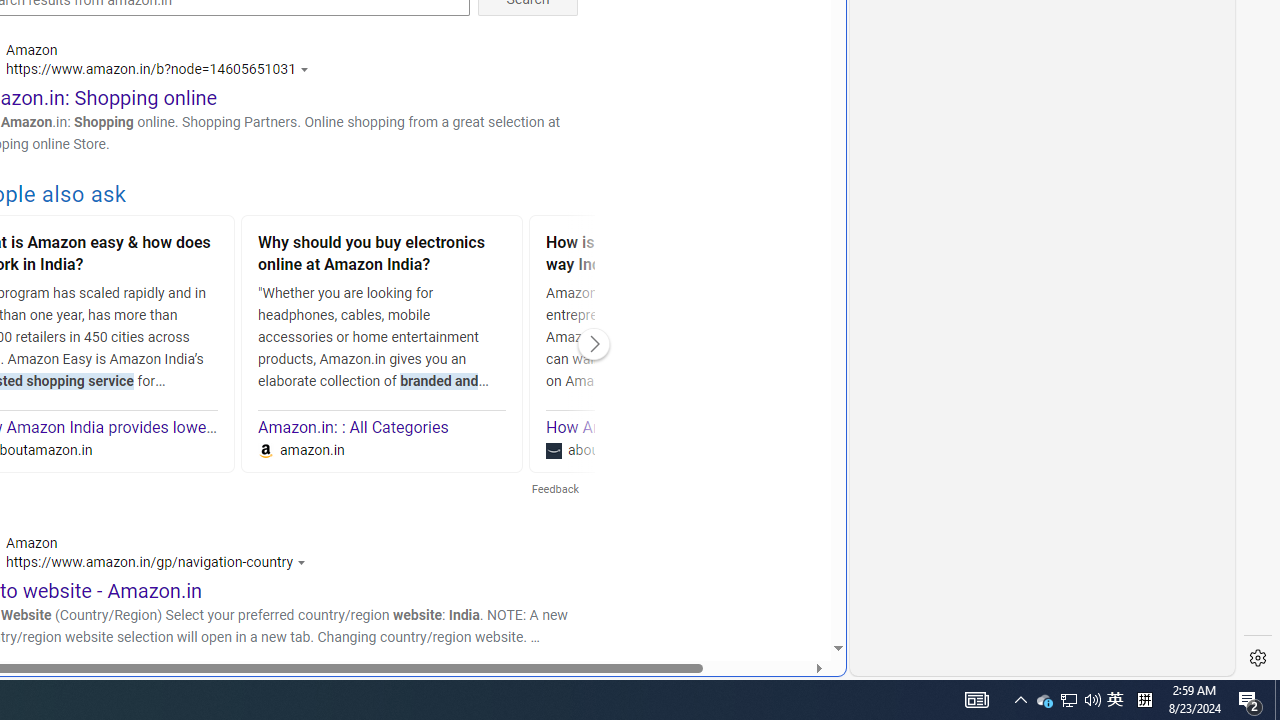 This screenshot has height=720, width=1280. Describe the element at coordinates (353, 427) in the screenshot. I see `'Amazon.in: : All Categories'` at that location.